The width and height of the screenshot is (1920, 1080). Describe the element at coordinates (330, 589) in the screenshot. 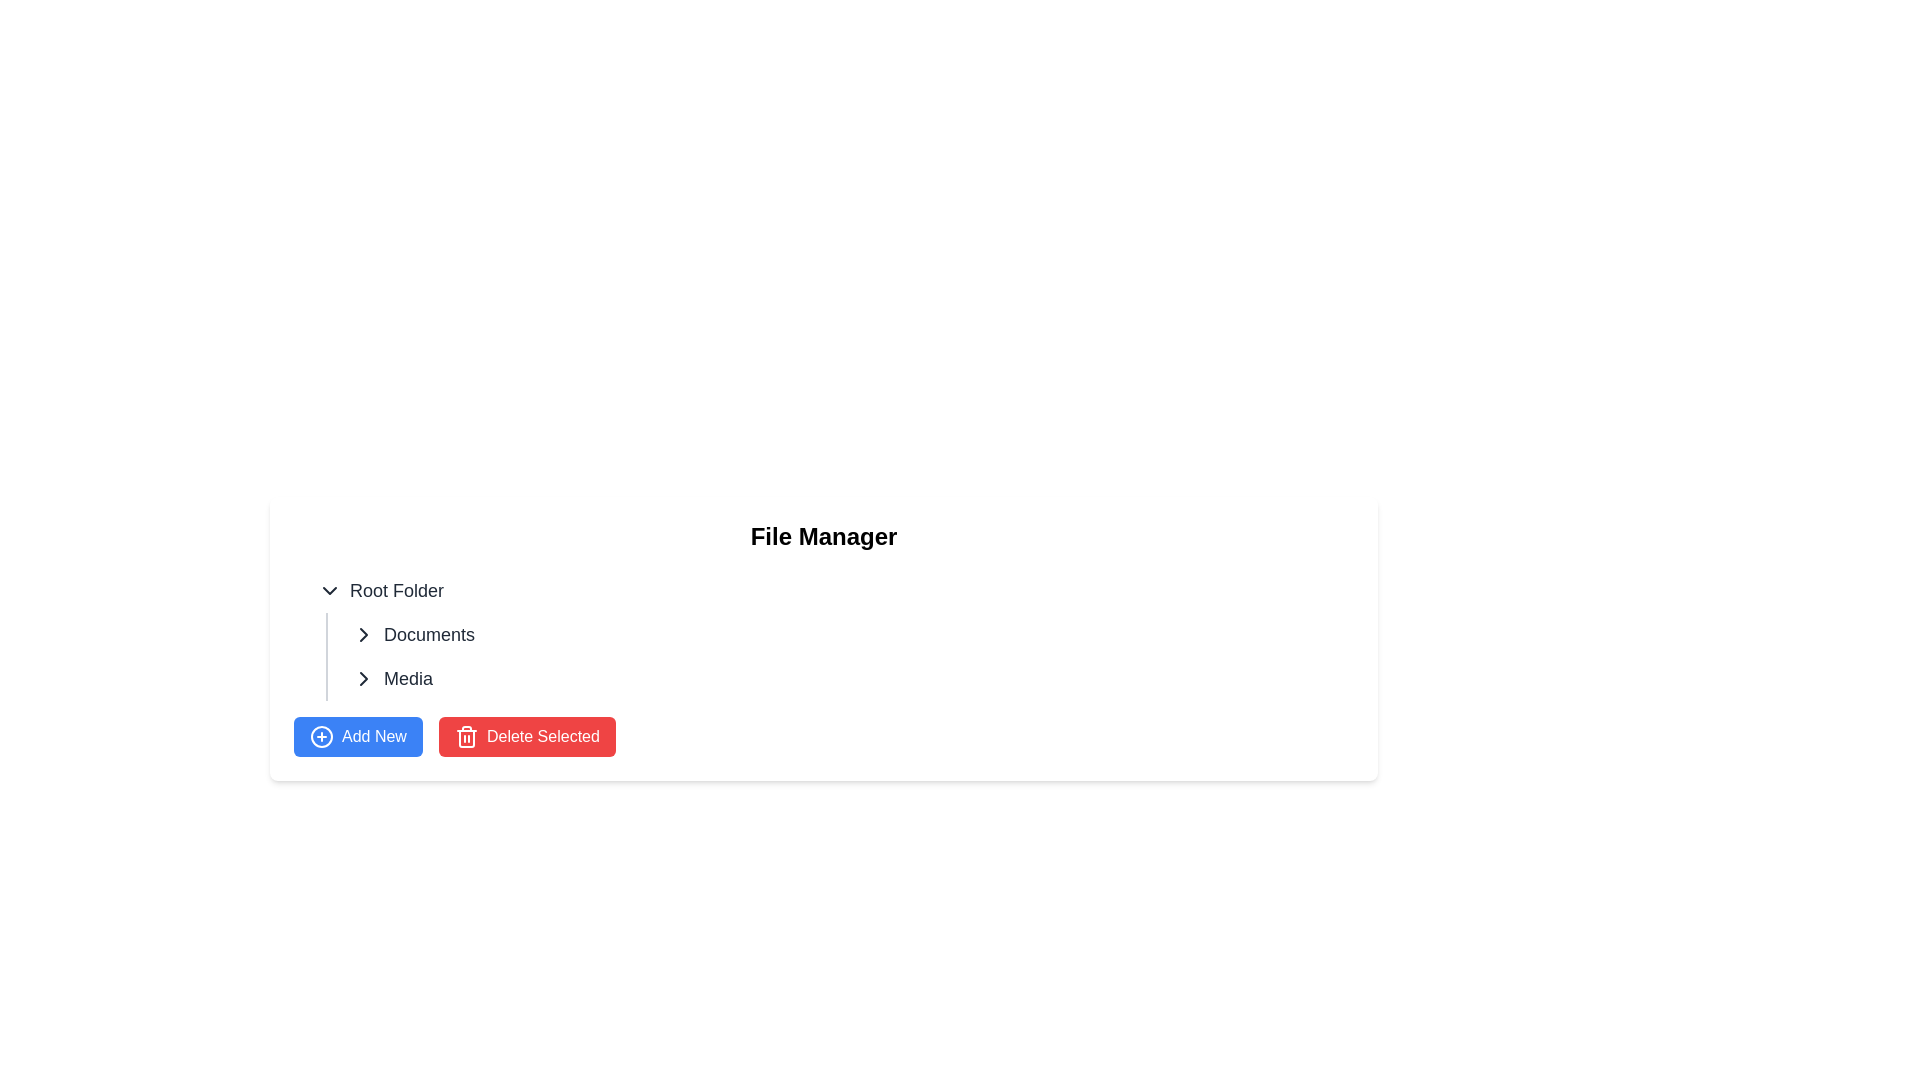

I see `the downward-facing chevron icon, which is styled in a minimalistic design and is located to the left of the 'Root Folder' text` at that location.